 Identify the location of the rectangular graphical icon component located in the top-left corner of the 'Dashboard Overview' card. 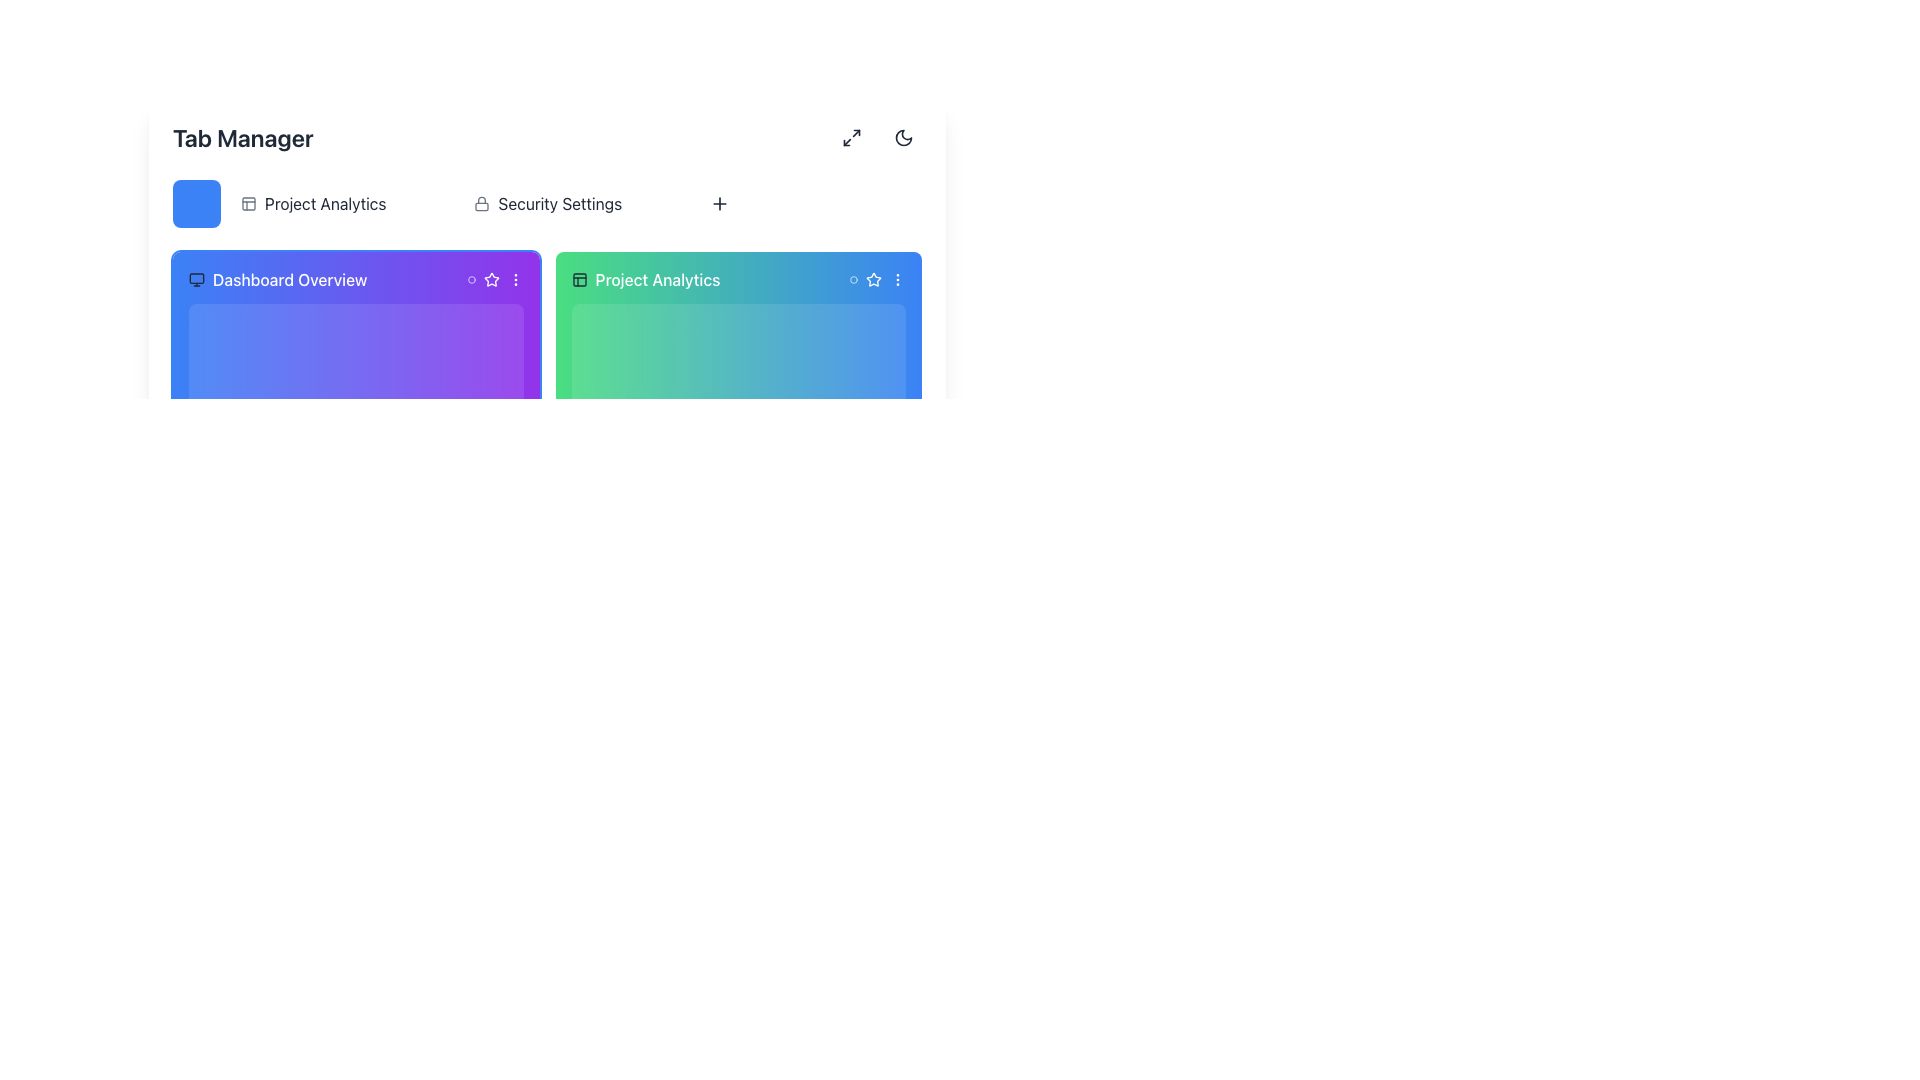
(196, 277).